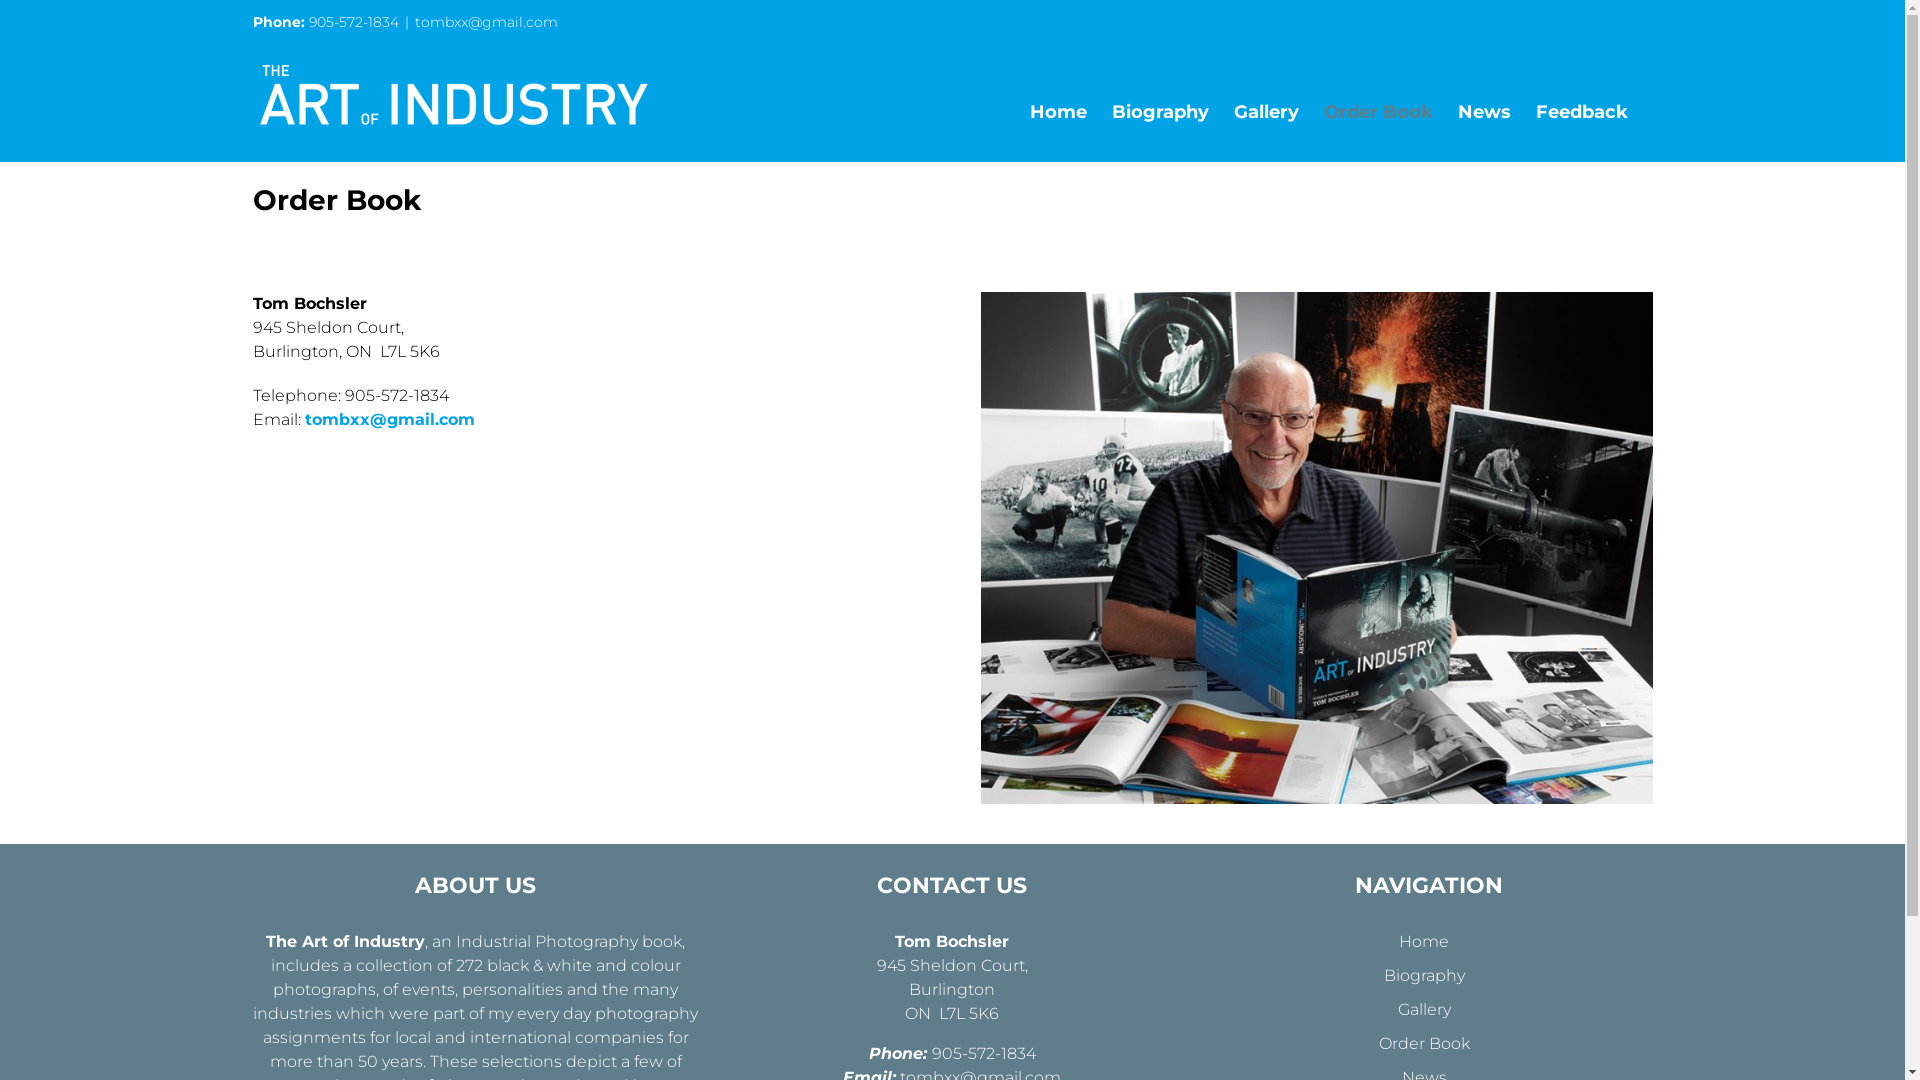 The image size is (1920, 1080). I want to click on 'Feedback', so click(1581, 111).